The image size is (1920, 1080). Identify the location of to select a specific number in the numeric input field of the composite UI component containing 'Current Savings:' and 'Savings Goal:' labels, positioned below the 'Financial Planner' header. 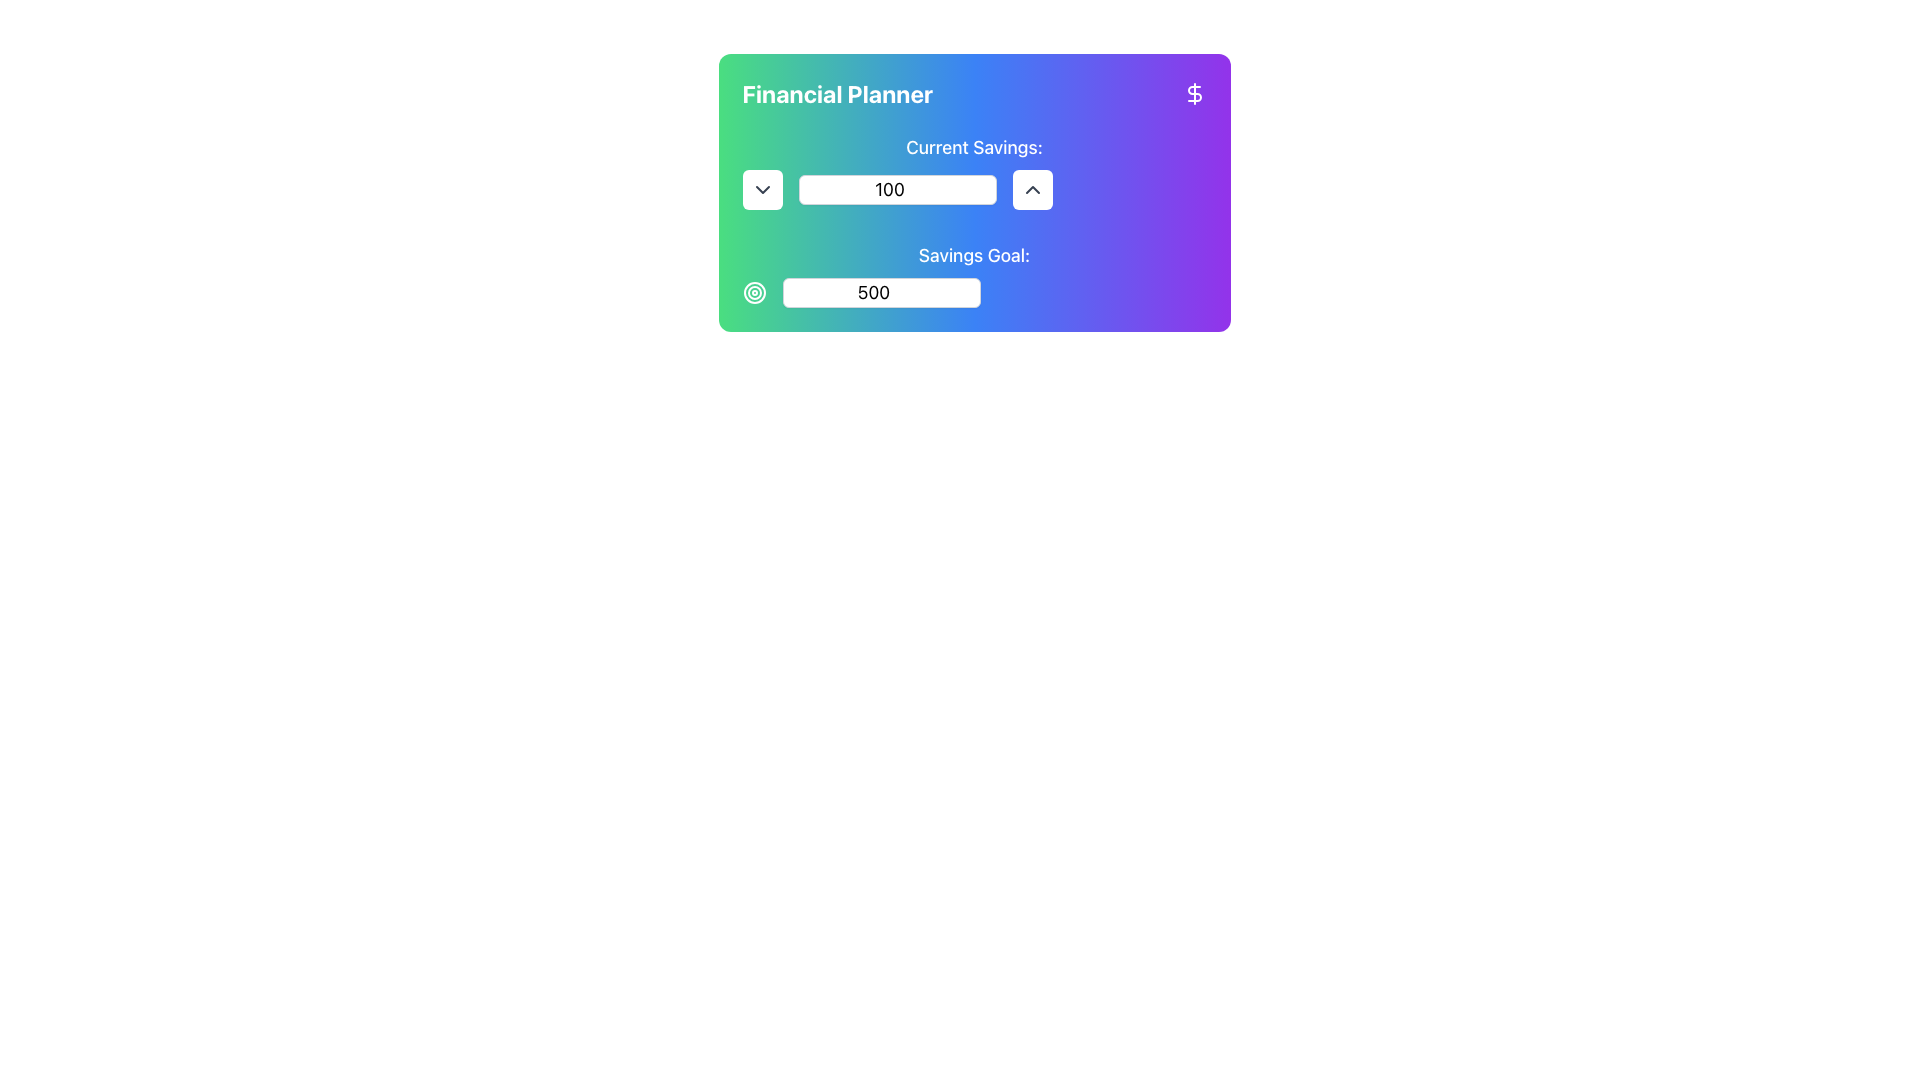
(974, 220).